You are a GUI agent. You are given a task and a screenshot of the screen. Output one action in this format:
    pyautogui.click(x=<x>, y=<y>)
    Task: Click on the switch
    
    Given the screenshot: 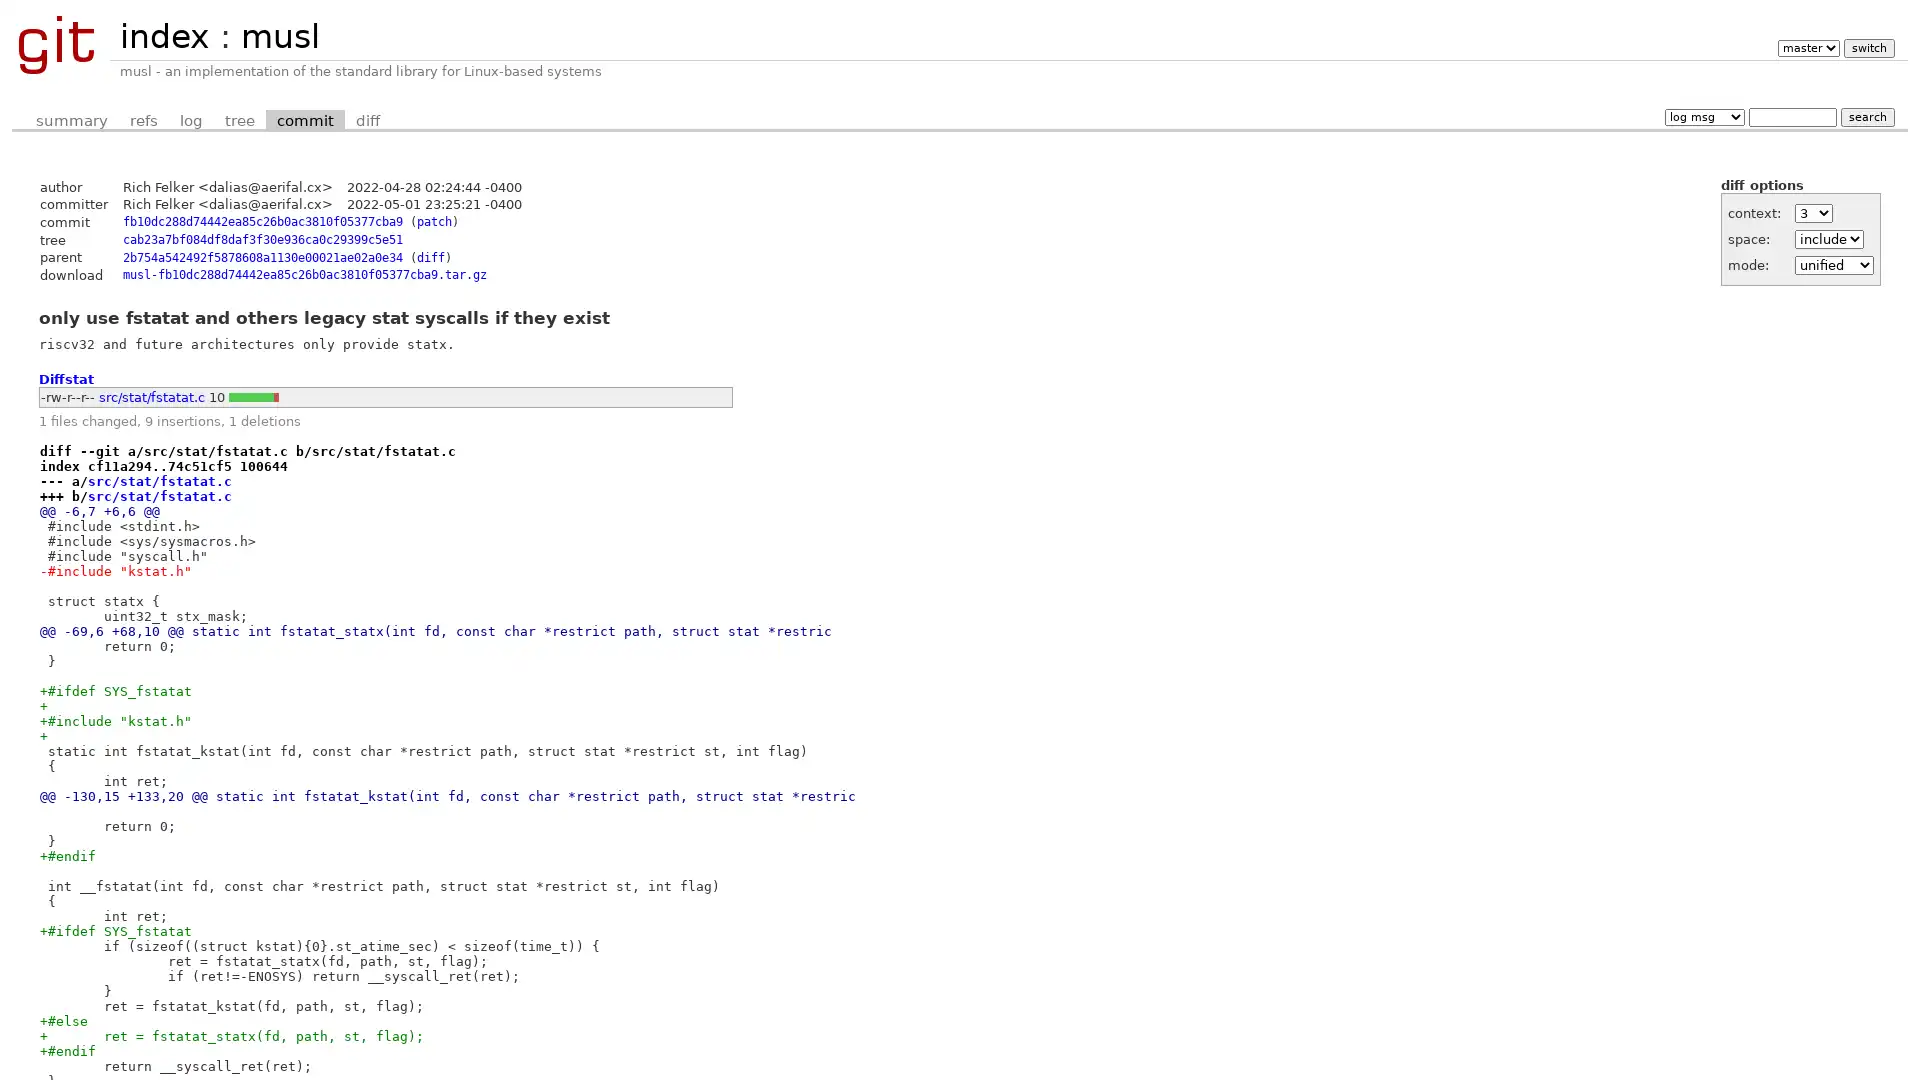 What is the action you would take?
    pyautogui.click(x=1867, y=47)
    